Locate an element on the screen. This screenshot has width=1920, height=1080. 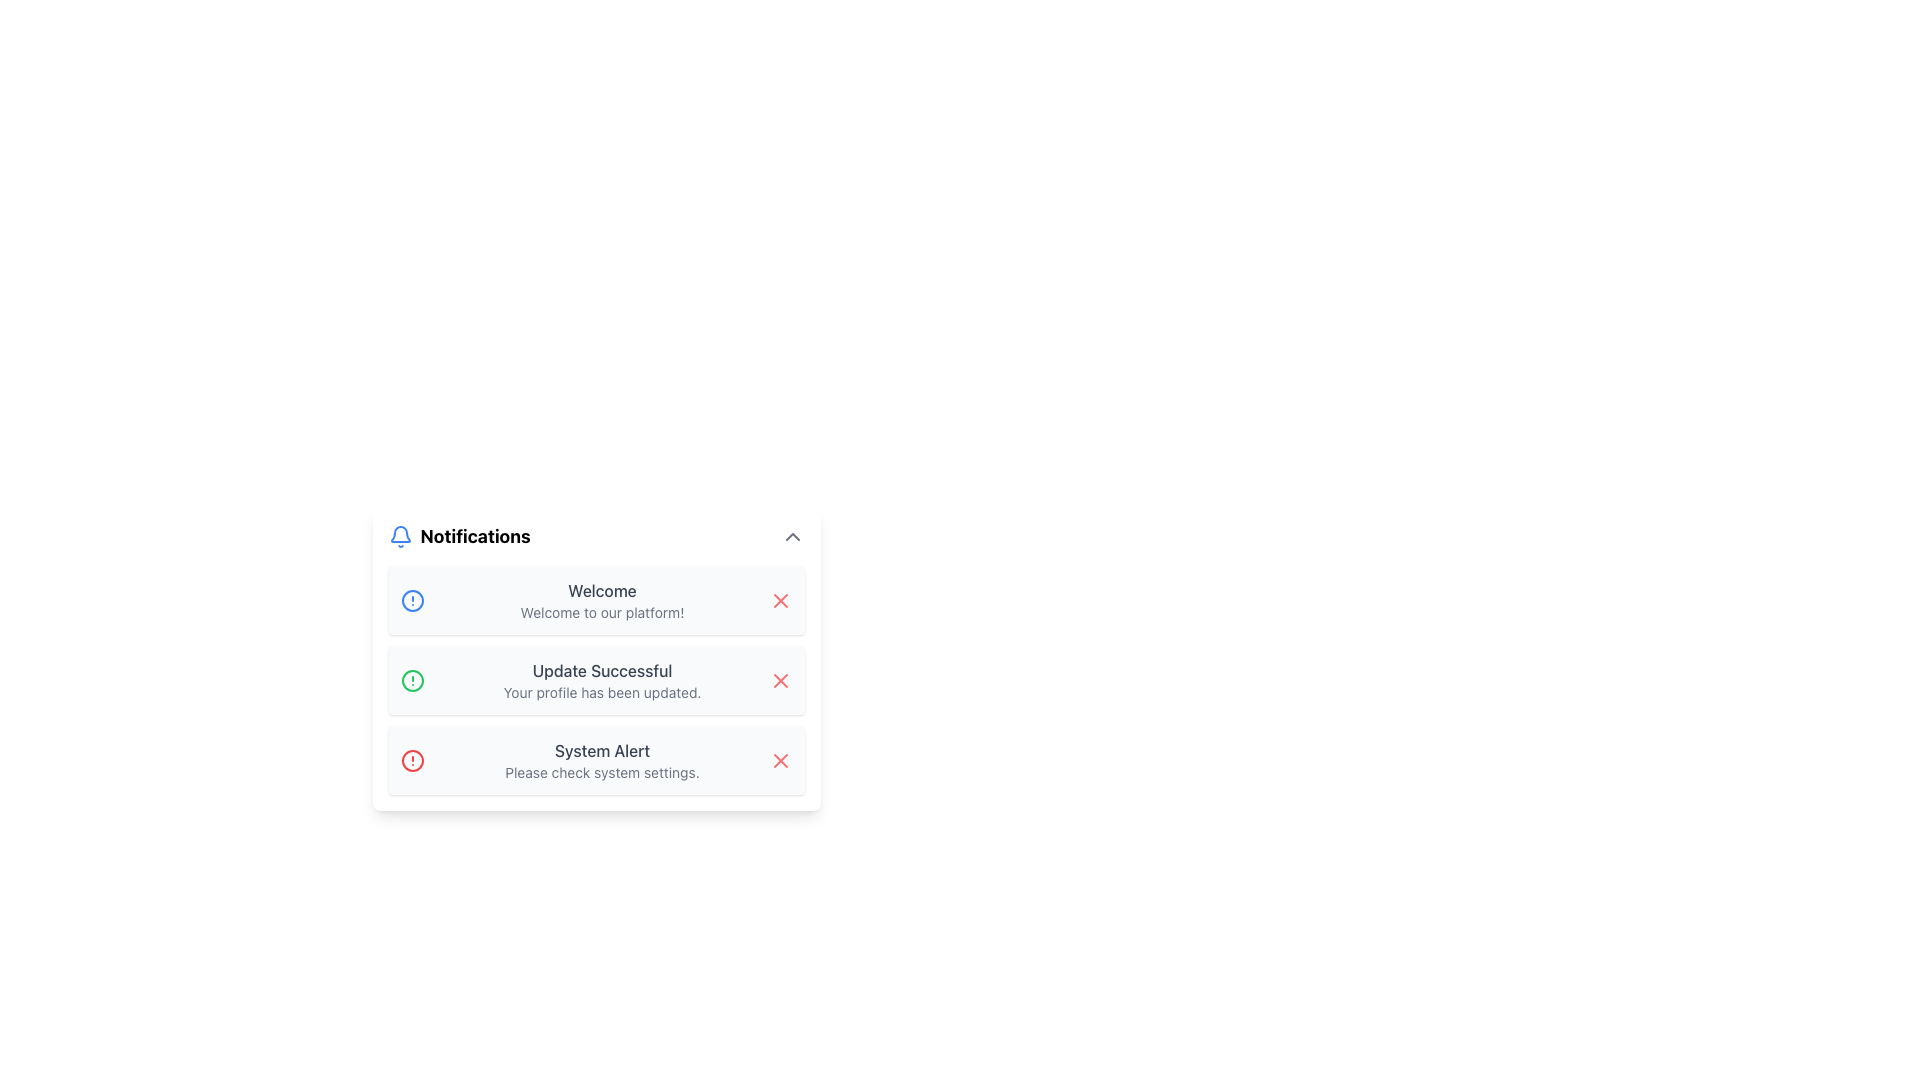
the close button located in the top-right corner of the 'Welcome' notification is located at coordinates (779, 600).